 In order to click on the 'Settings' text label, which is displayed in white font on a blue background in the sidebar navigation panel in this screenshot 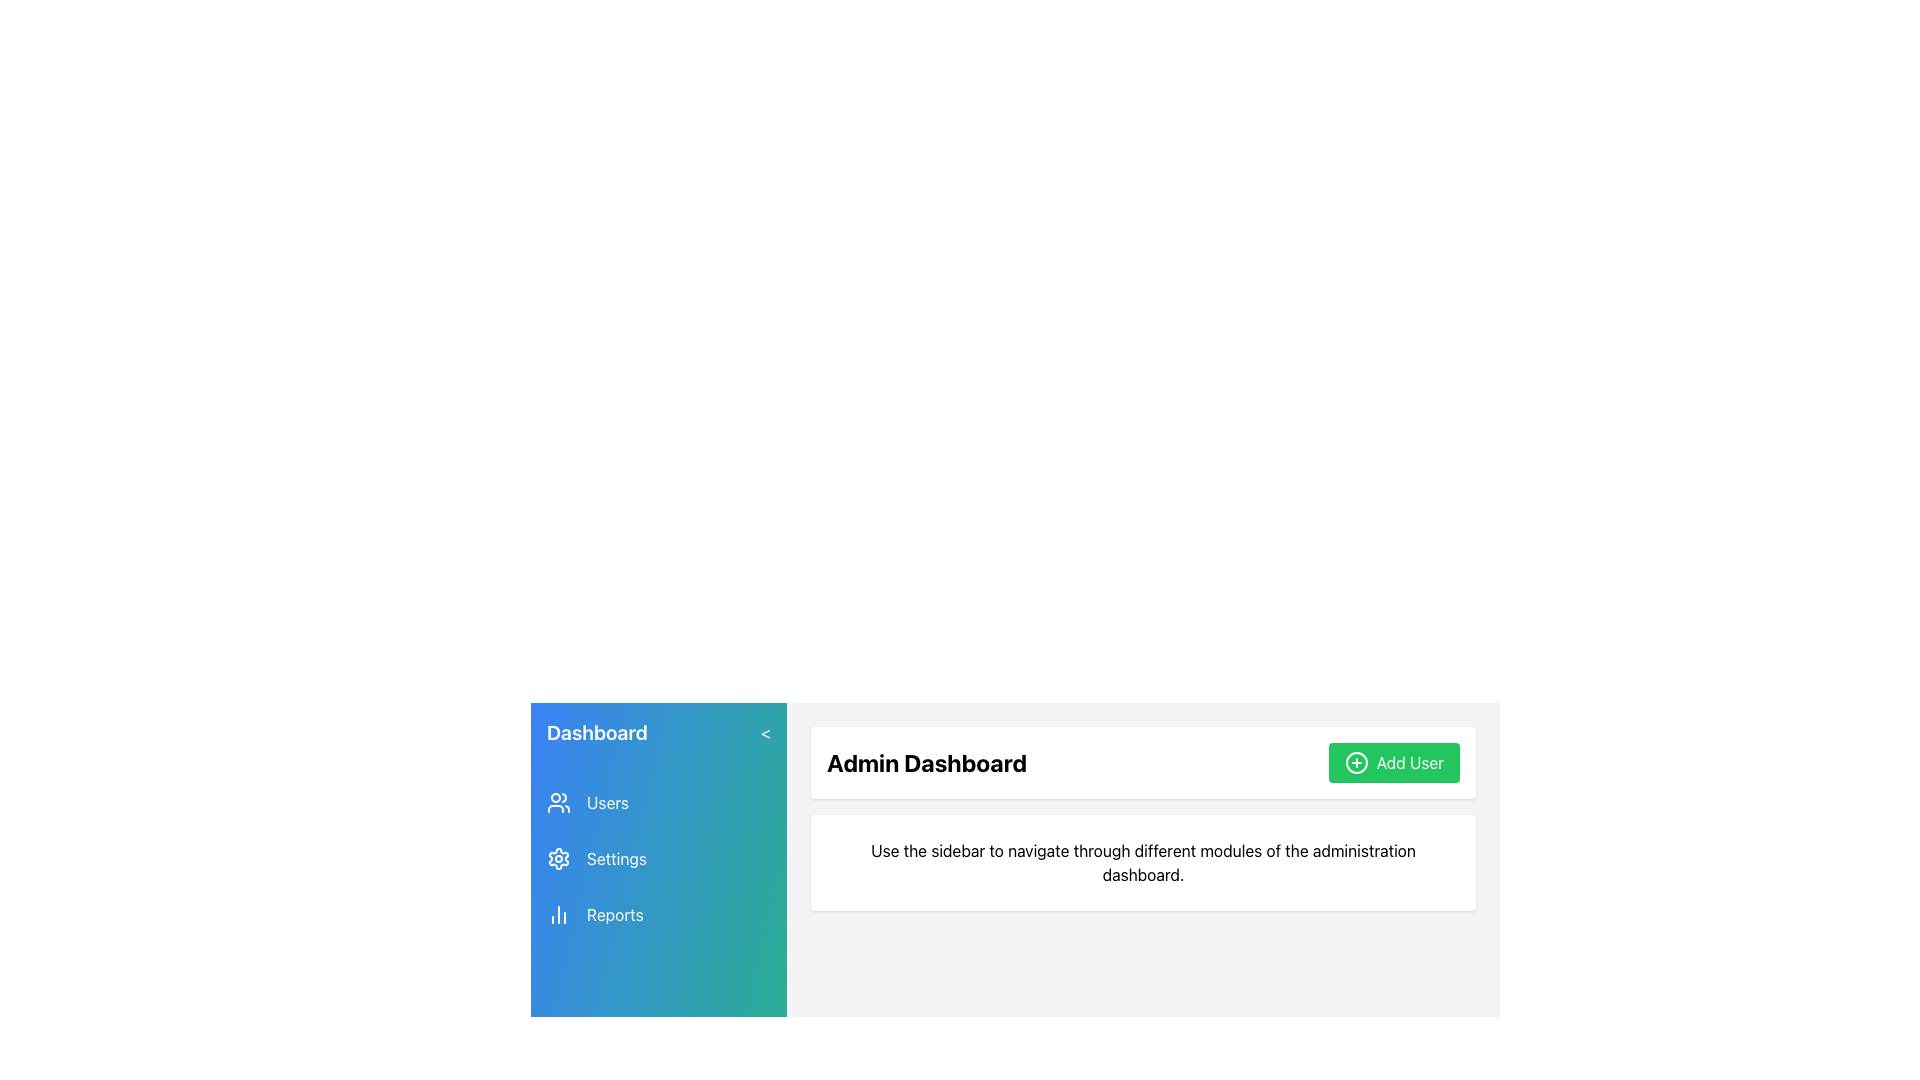, I will do `click(615, 858)`.